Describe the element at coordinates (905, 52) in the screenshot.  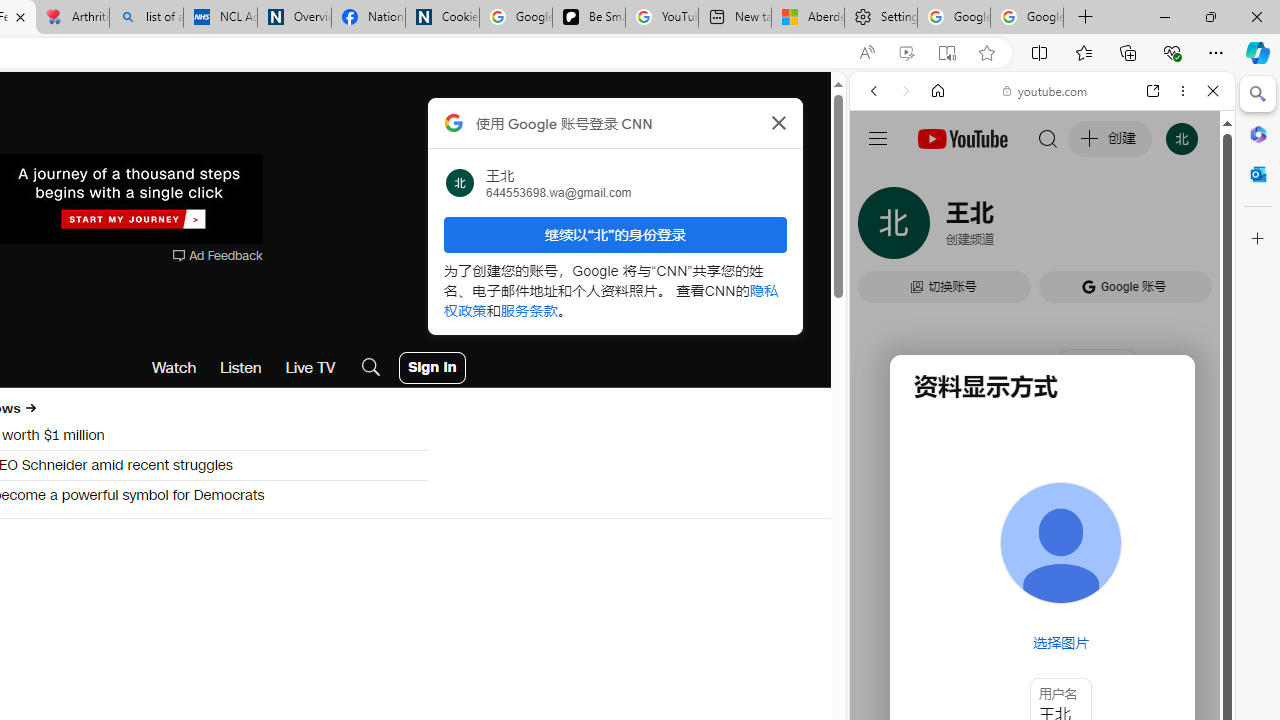
I see `'Enhance video'` at that location.